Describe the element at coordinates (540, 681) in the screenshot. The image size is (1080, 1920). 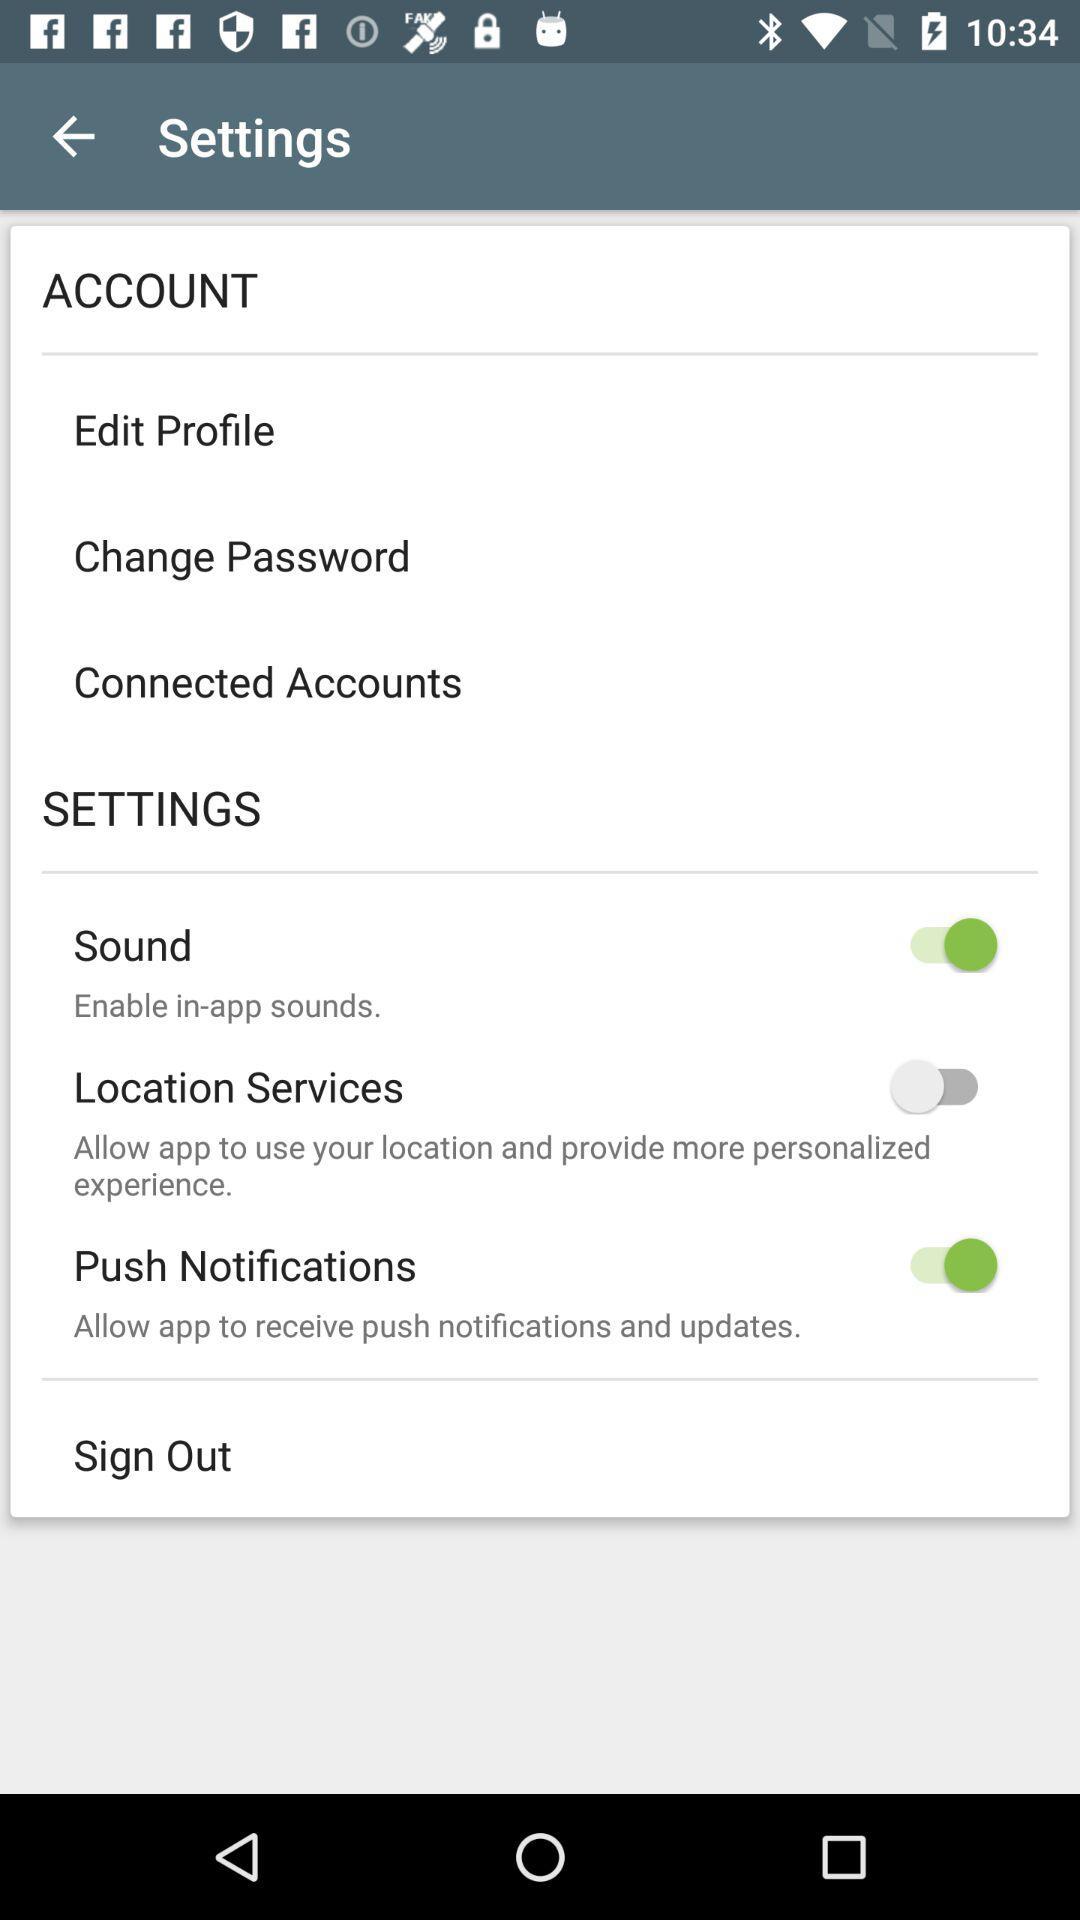
I see `the connected accounts item` at that location.